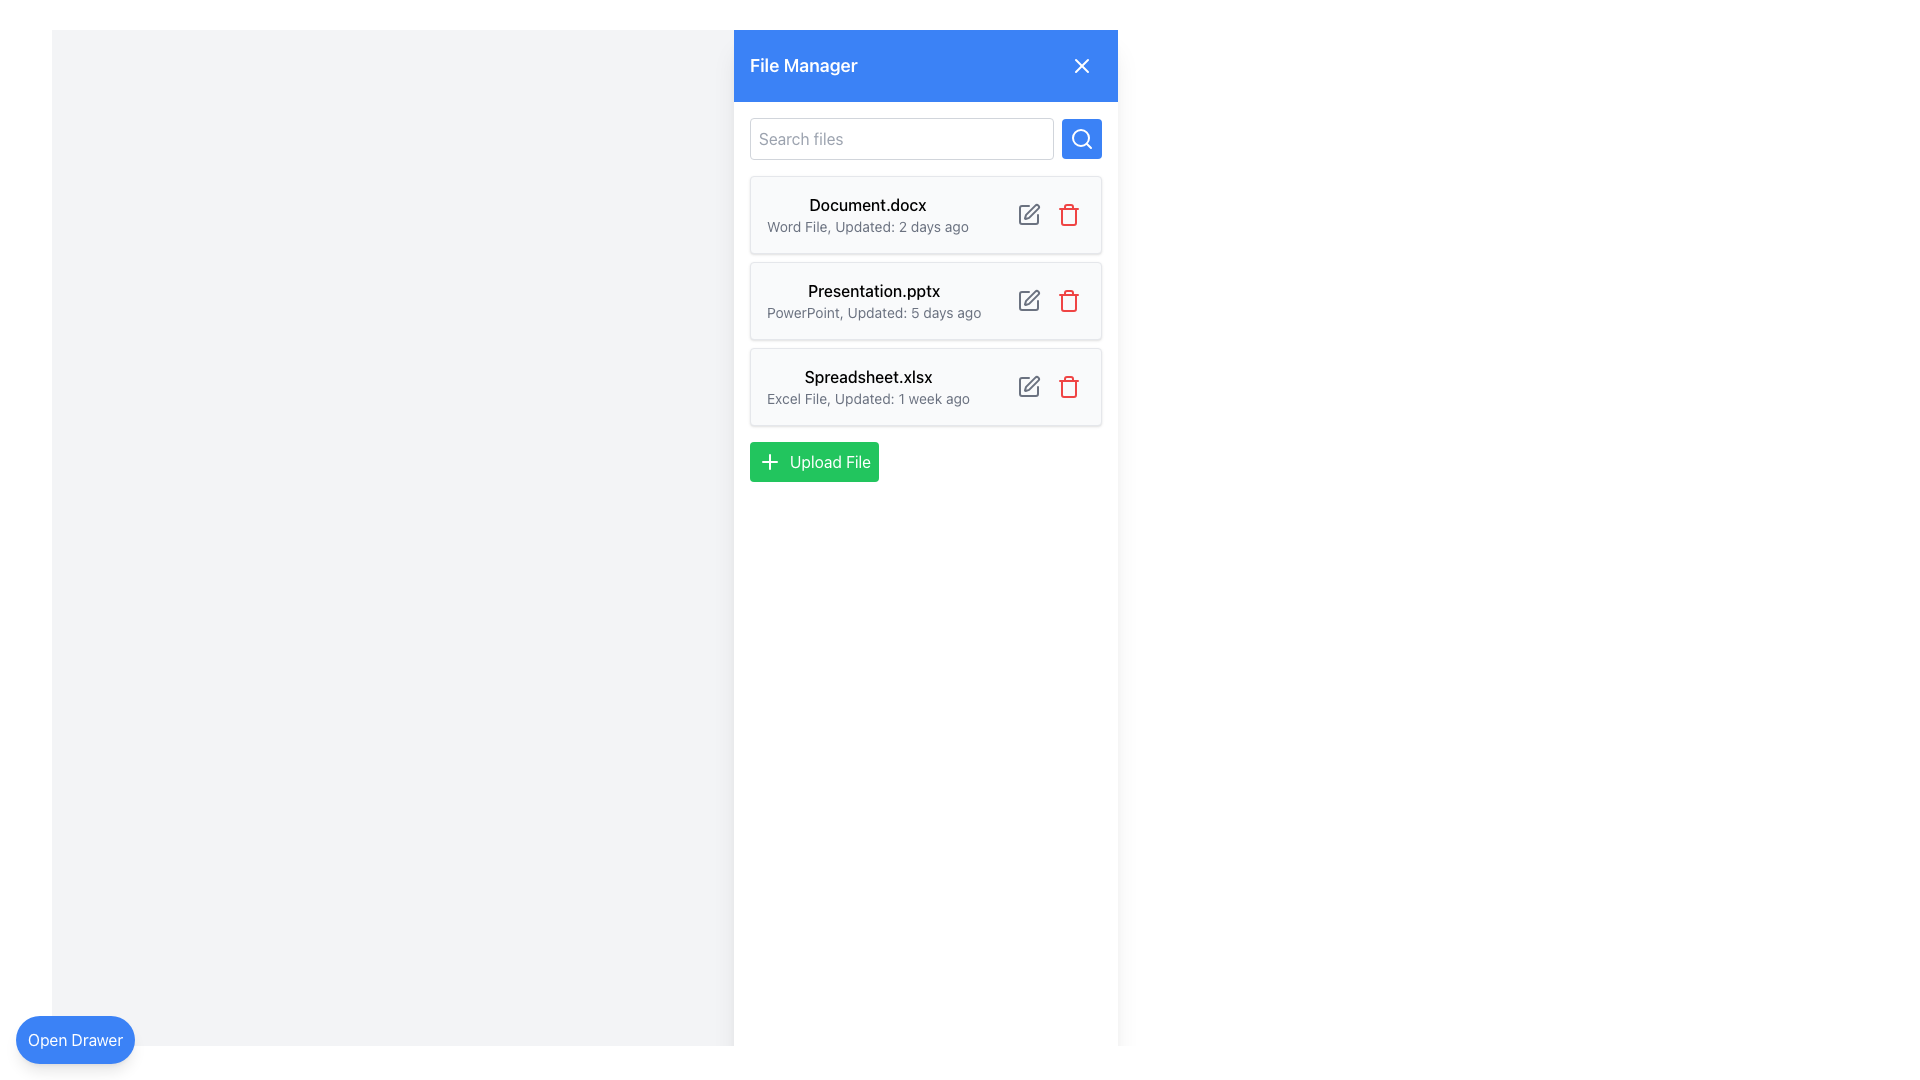 This screenshot has width=1920, height=1080. Describe the element at coordinates (814, 462) in the screenshot. I see `the 'Upload File' button with a green background and white text located at the bottom of the file list in the 'File Manager' interface to observe styling changes` at that location.